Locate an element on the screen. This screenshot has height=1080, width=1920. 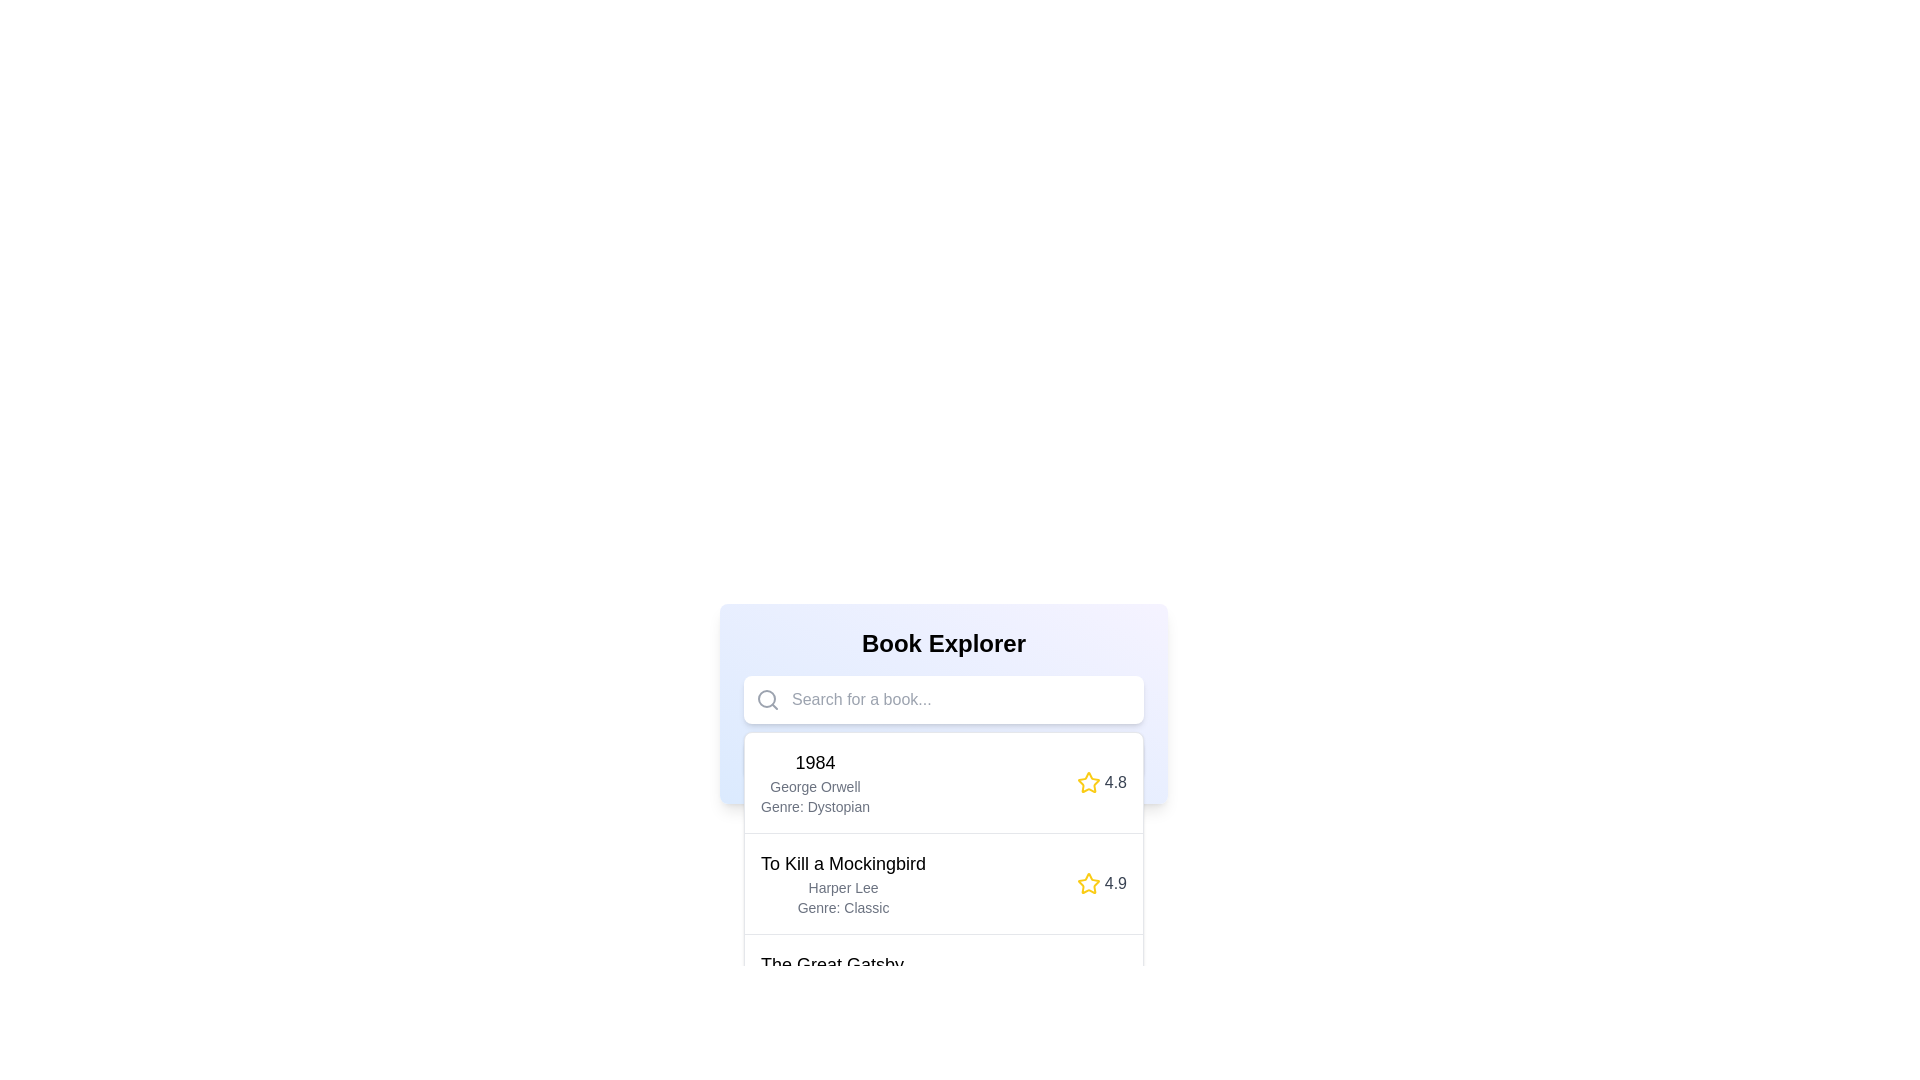
the static text element that provides the genre of the book '1984' by George Orwell, located beneath the author's name is located at coordinates (815, 805).